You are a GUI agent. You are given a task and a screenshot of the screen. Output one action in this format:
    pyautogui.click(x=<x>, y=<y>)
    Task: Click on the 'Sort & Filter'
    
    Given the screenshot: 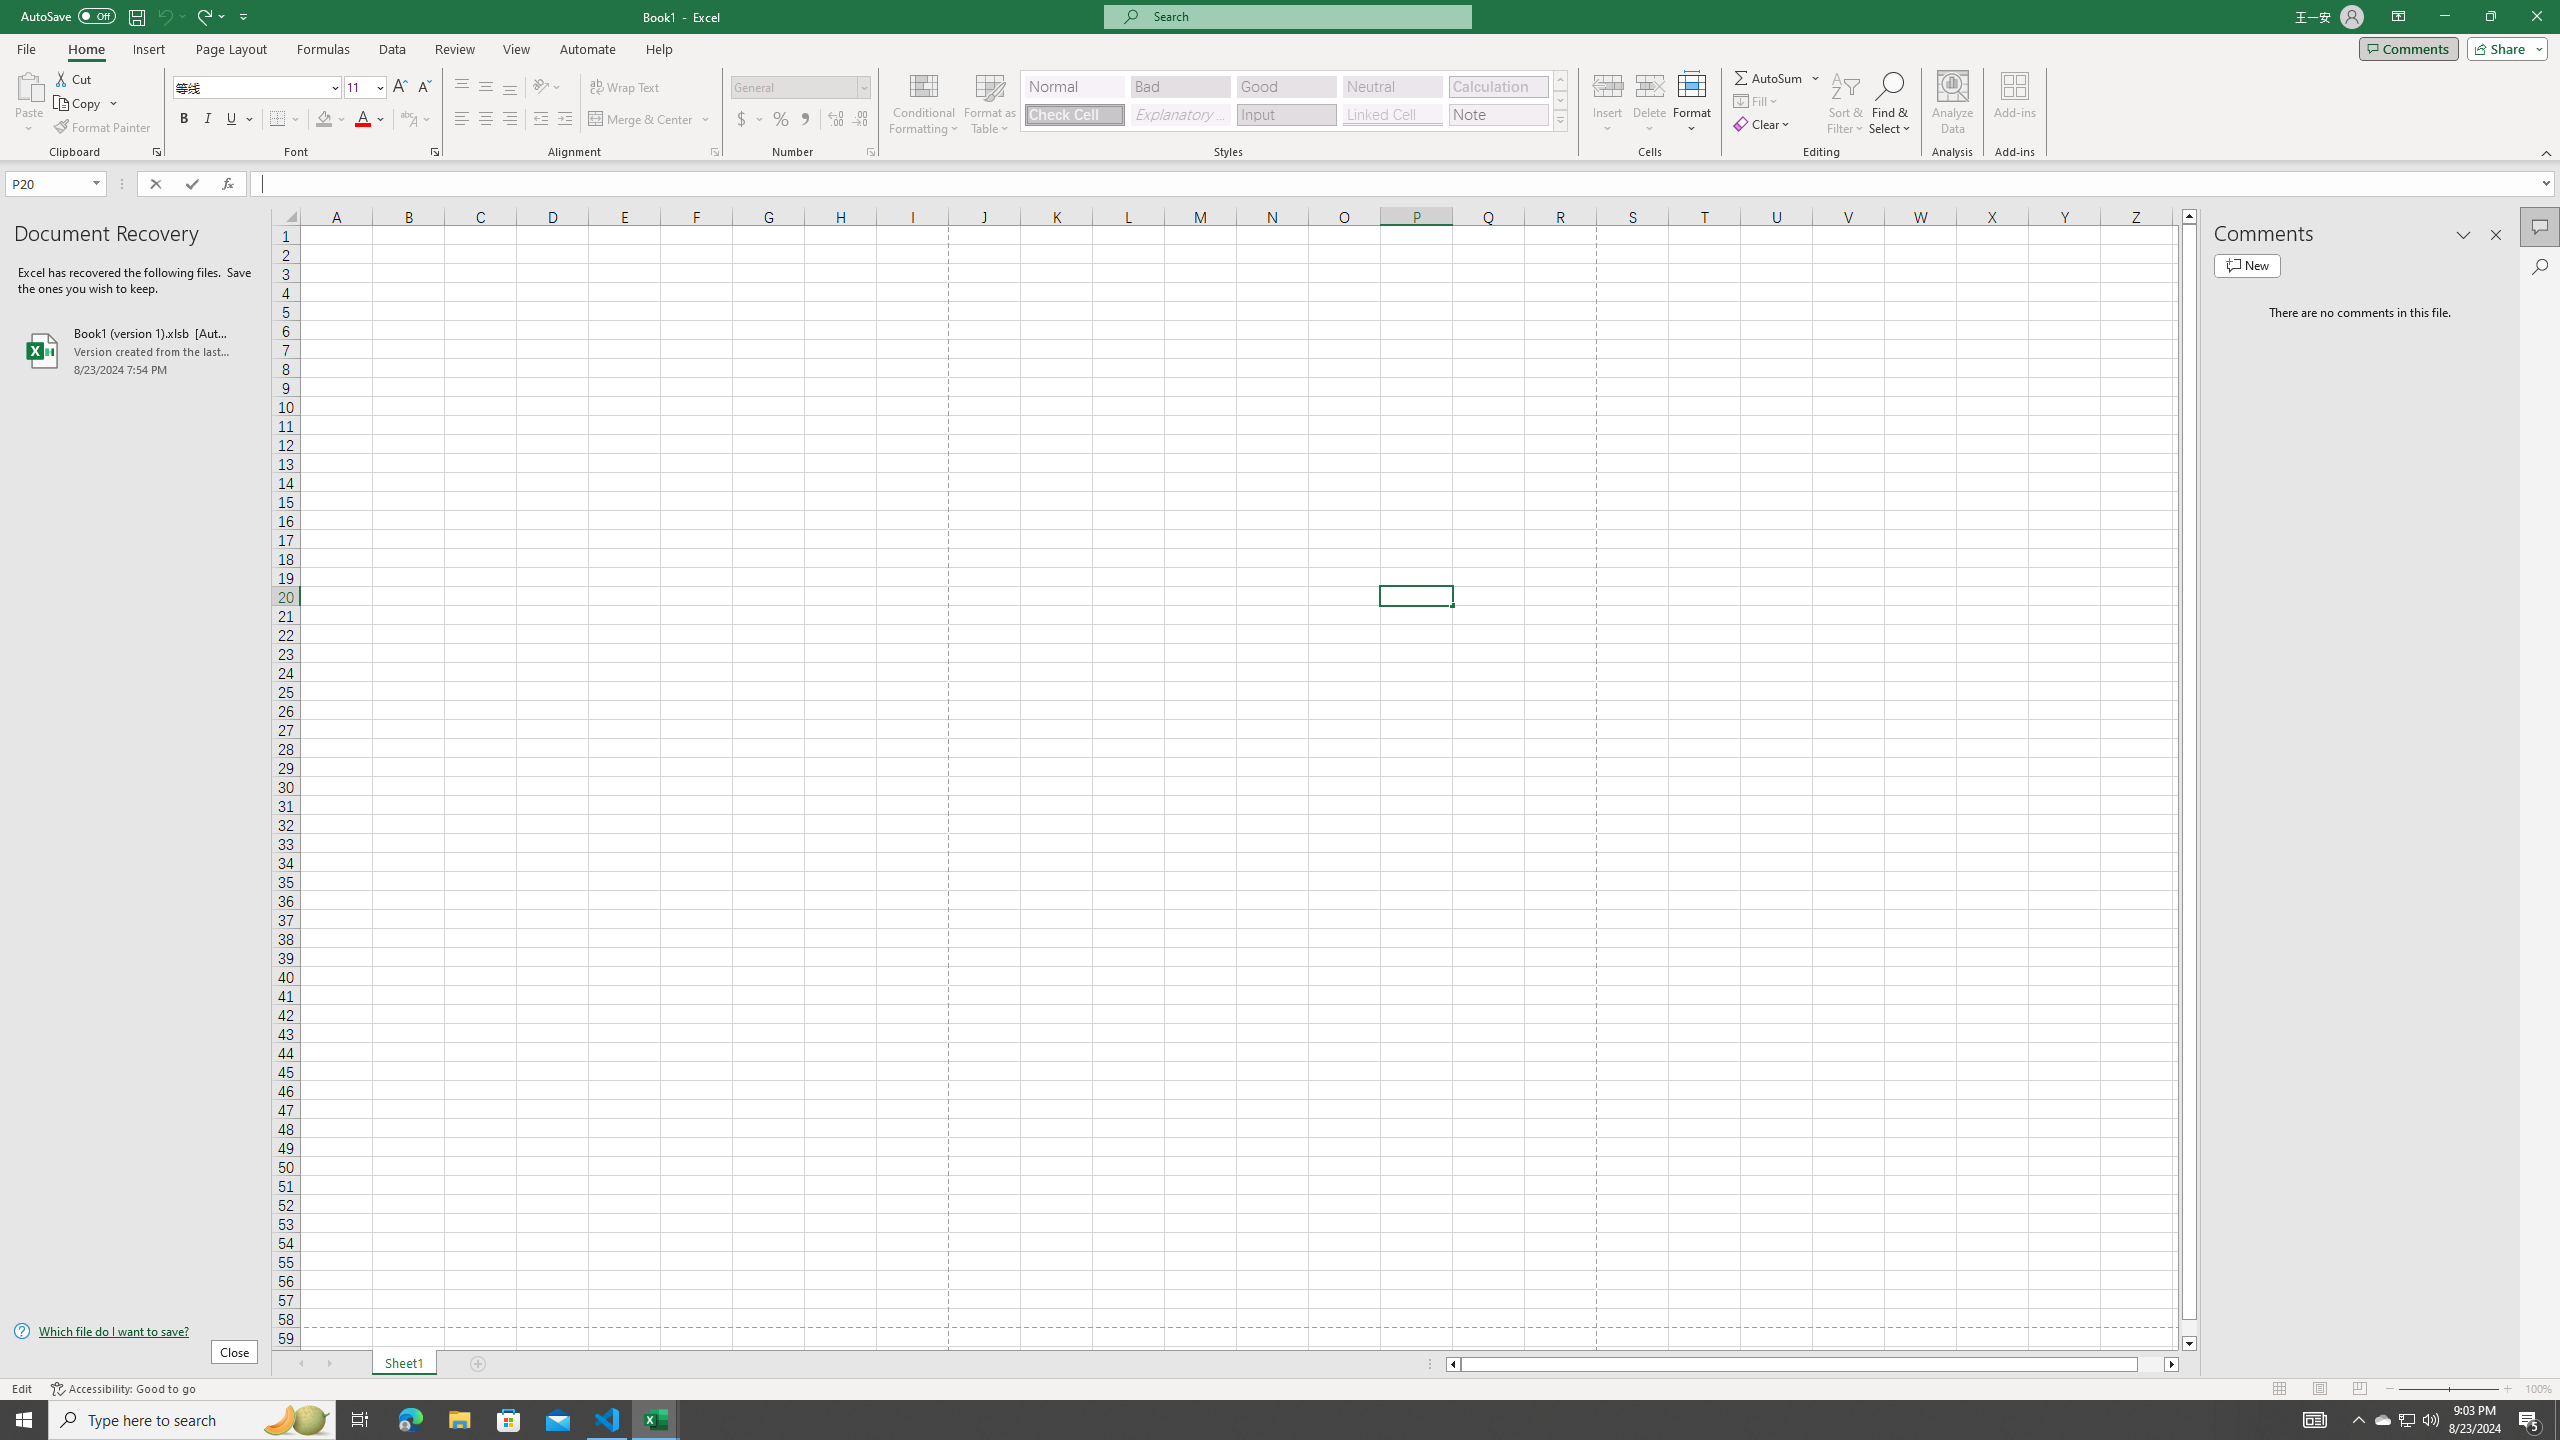 What is the action you would take?
    pyautogui.click(x=1844, y=103)
    